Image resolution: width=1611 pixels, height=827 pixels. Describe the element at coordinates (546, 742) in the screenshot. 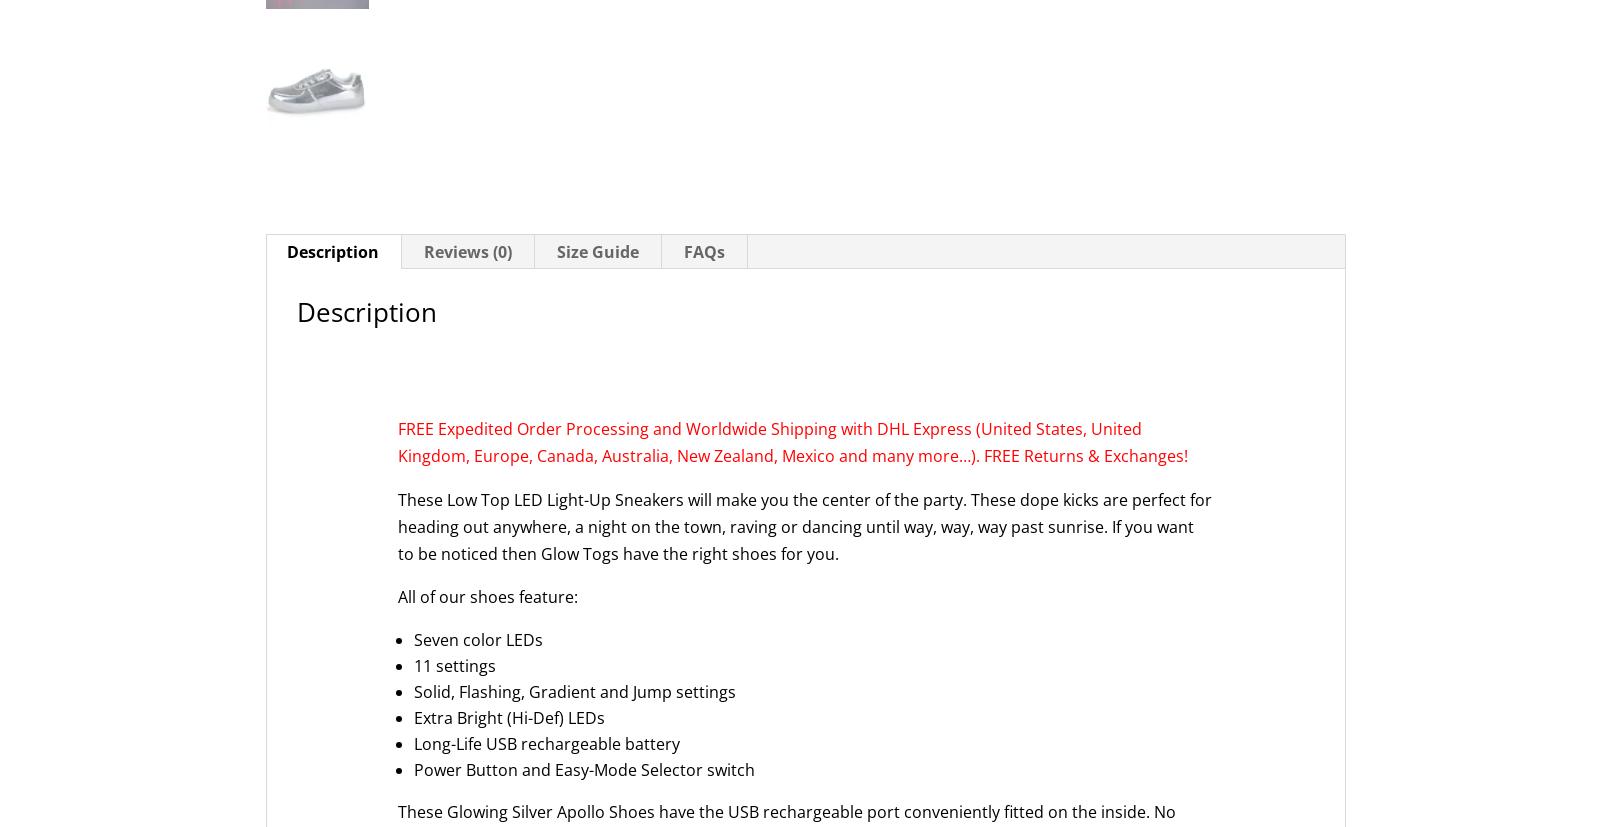

I see `'Long-Life USB rechargeable battery'` at that location.